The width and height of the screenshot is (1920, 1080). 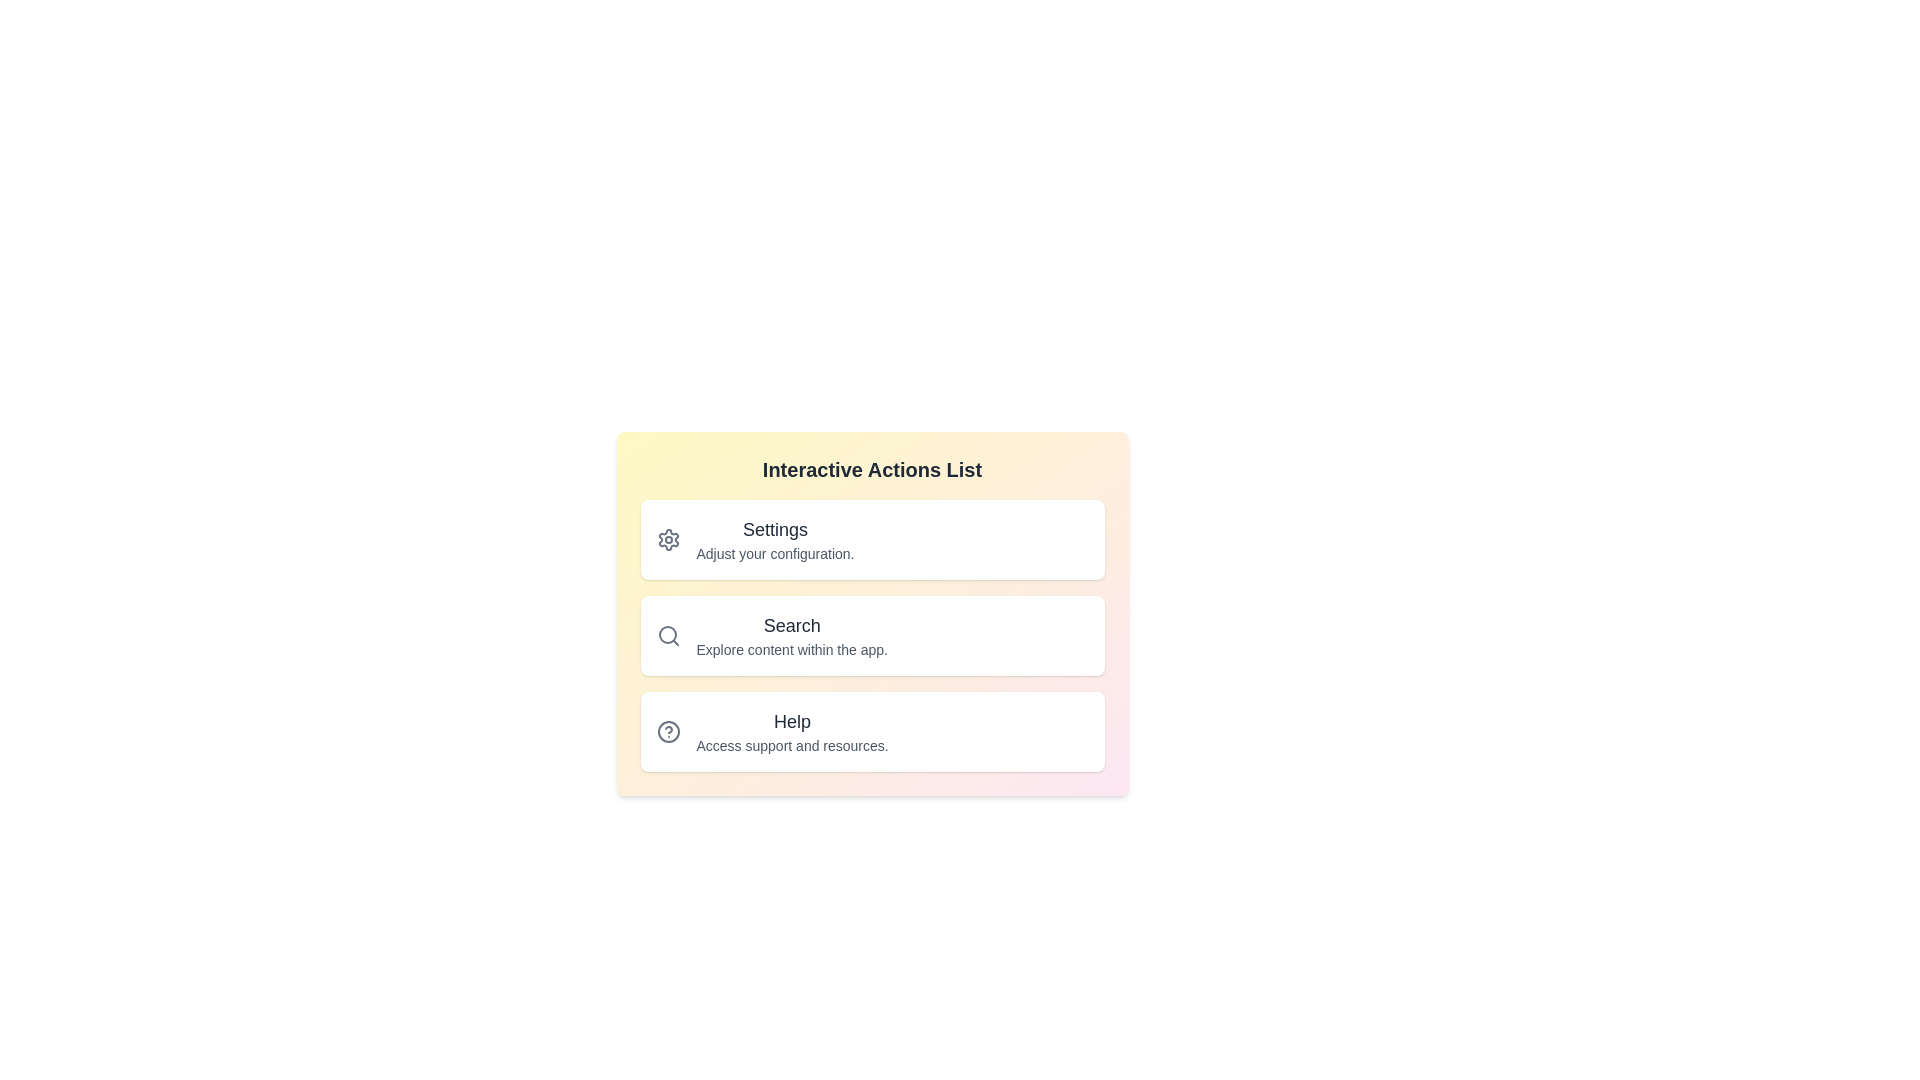 I want to click on the 'Search' item in the list to explore app content, so click(x=872, y=636).